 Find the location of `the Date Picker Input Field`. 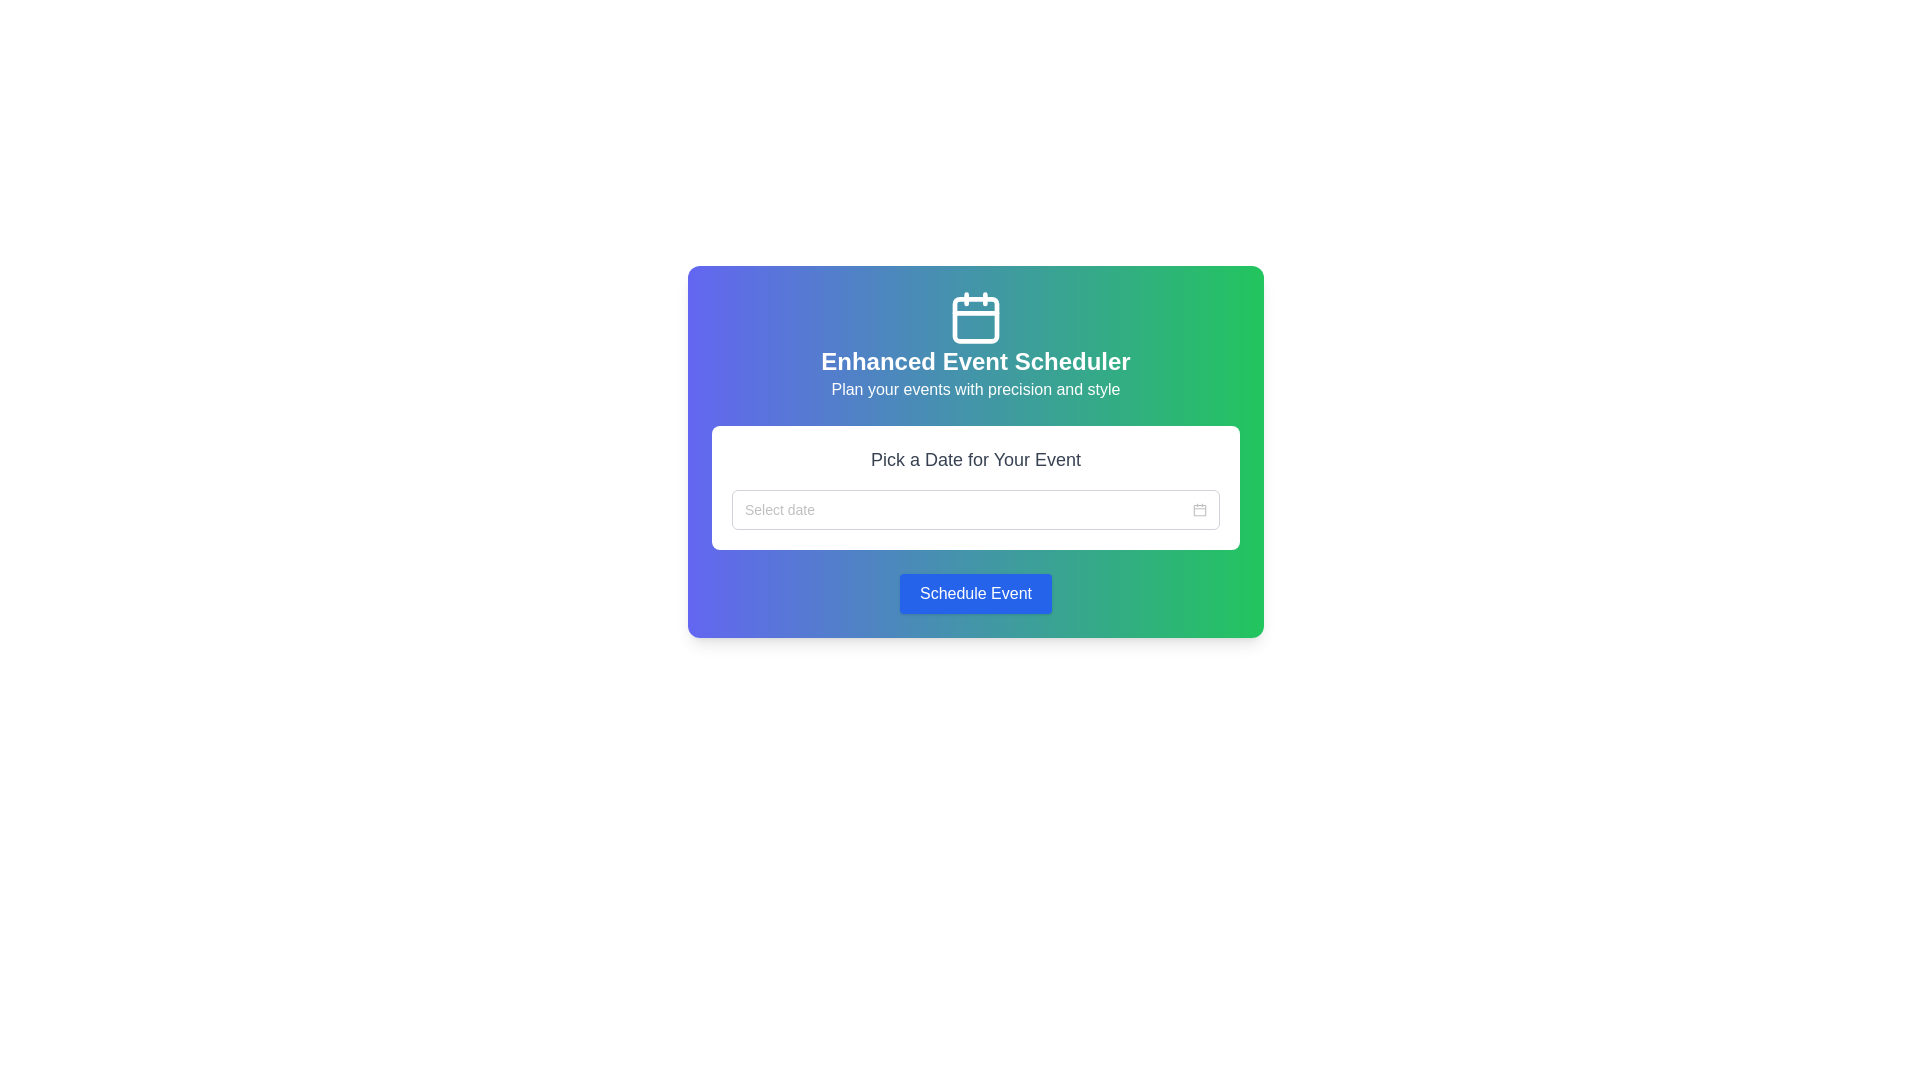

the Date Picker Input Field is located at coordinates (975, 508).